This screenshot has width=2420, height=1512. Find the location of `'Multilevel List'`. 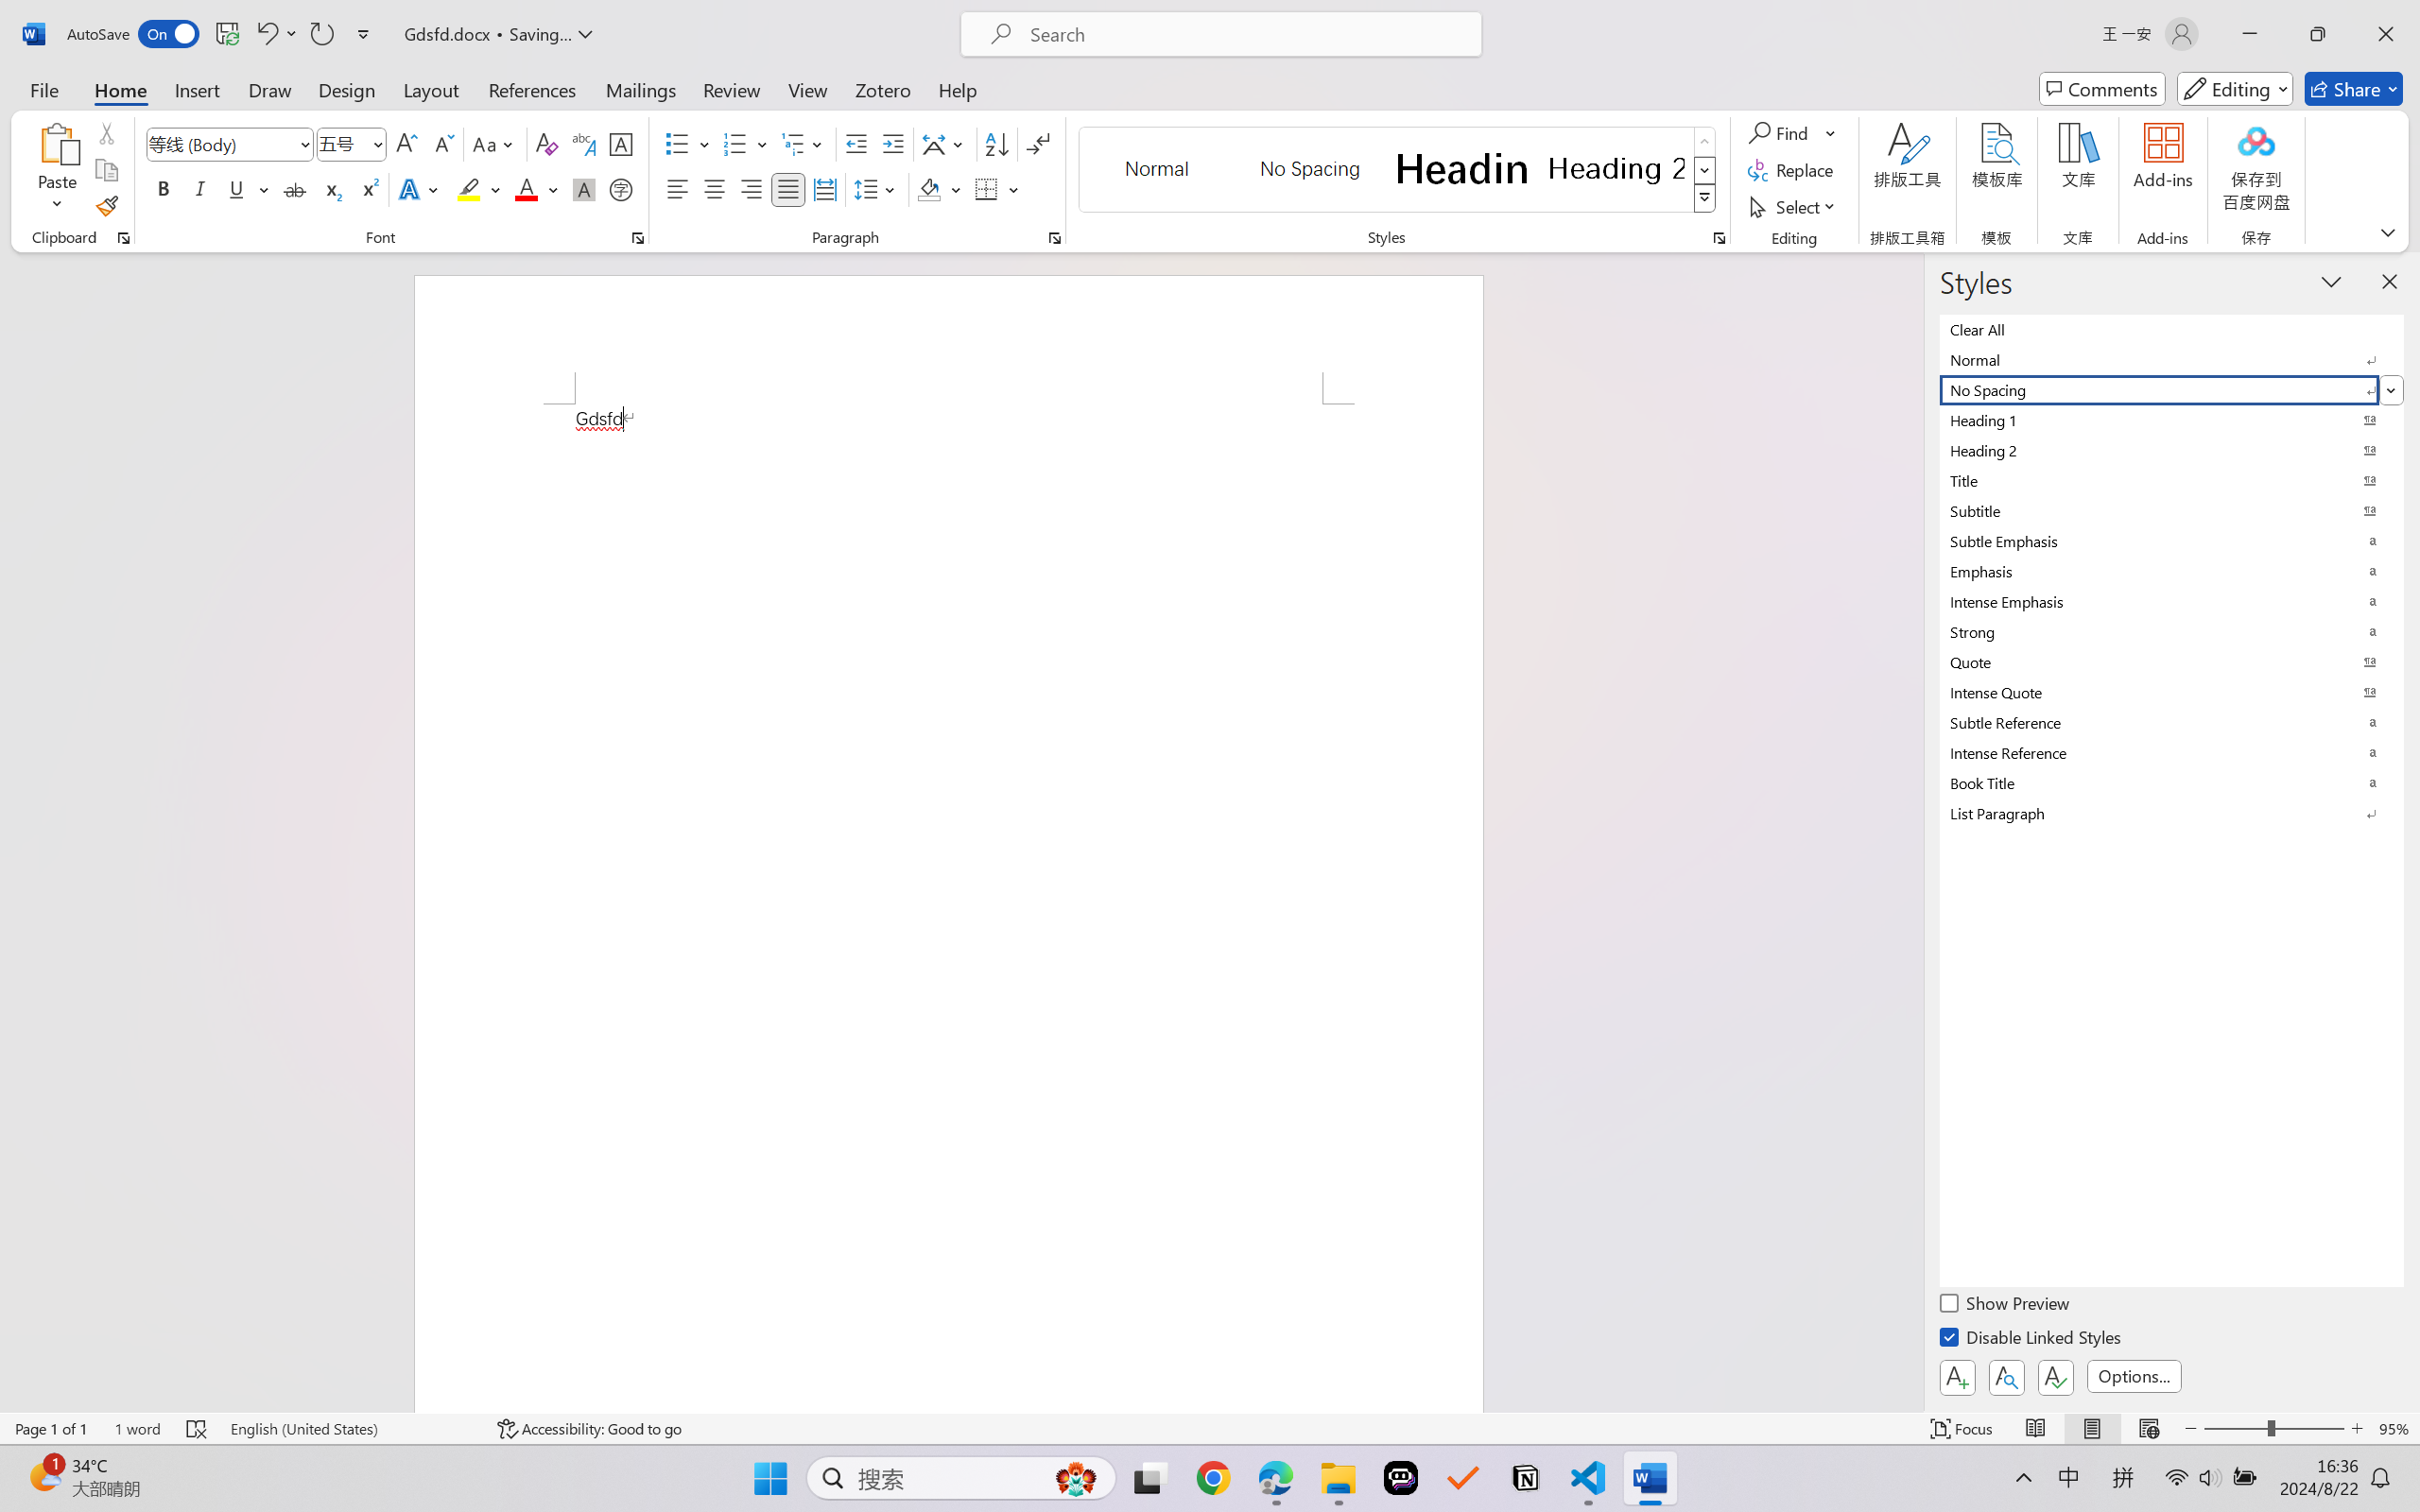

'Multilevel List' is located at coordinates (804, 144).